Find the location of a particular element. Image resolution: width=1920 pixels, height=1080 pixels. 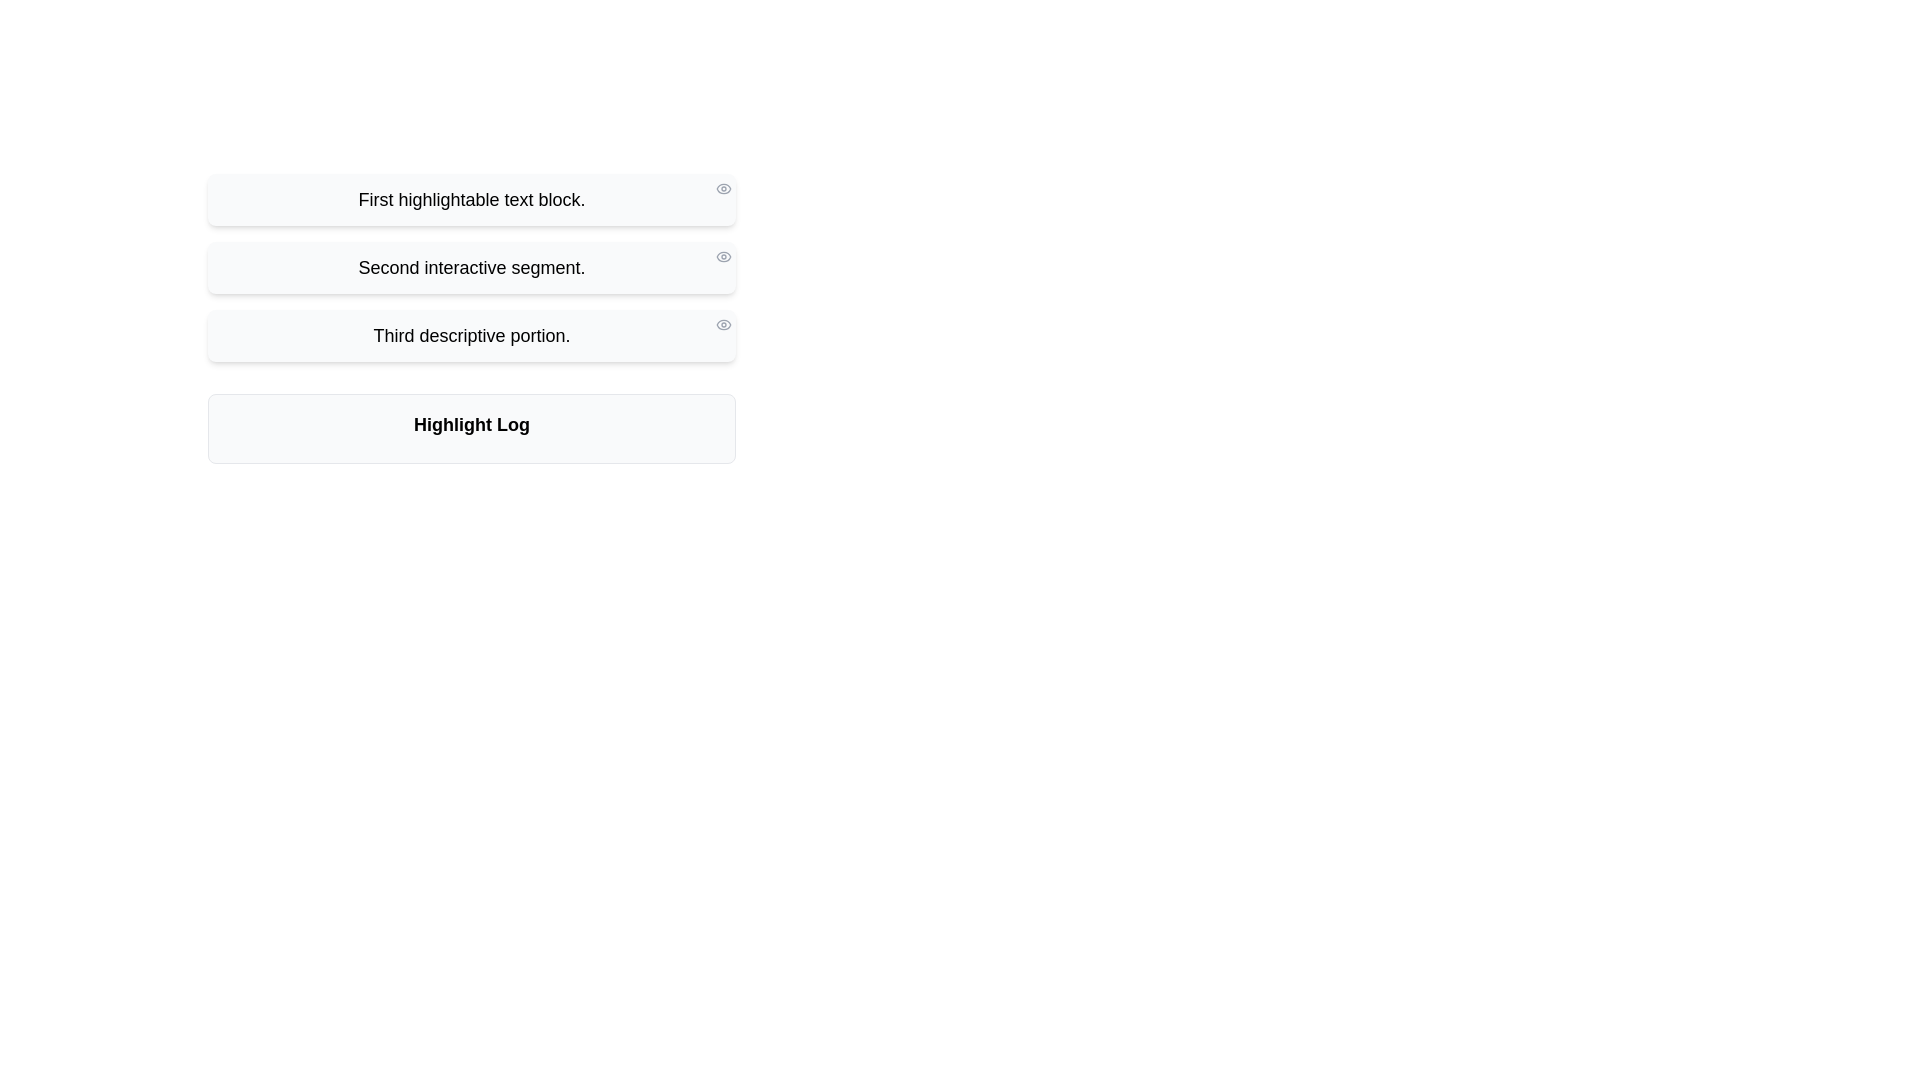

the third static text block that visually represents a descriptive section of information, located between the 'Second interactive segment' and 'Highlight Log.' is located at coordinates (470, 334).